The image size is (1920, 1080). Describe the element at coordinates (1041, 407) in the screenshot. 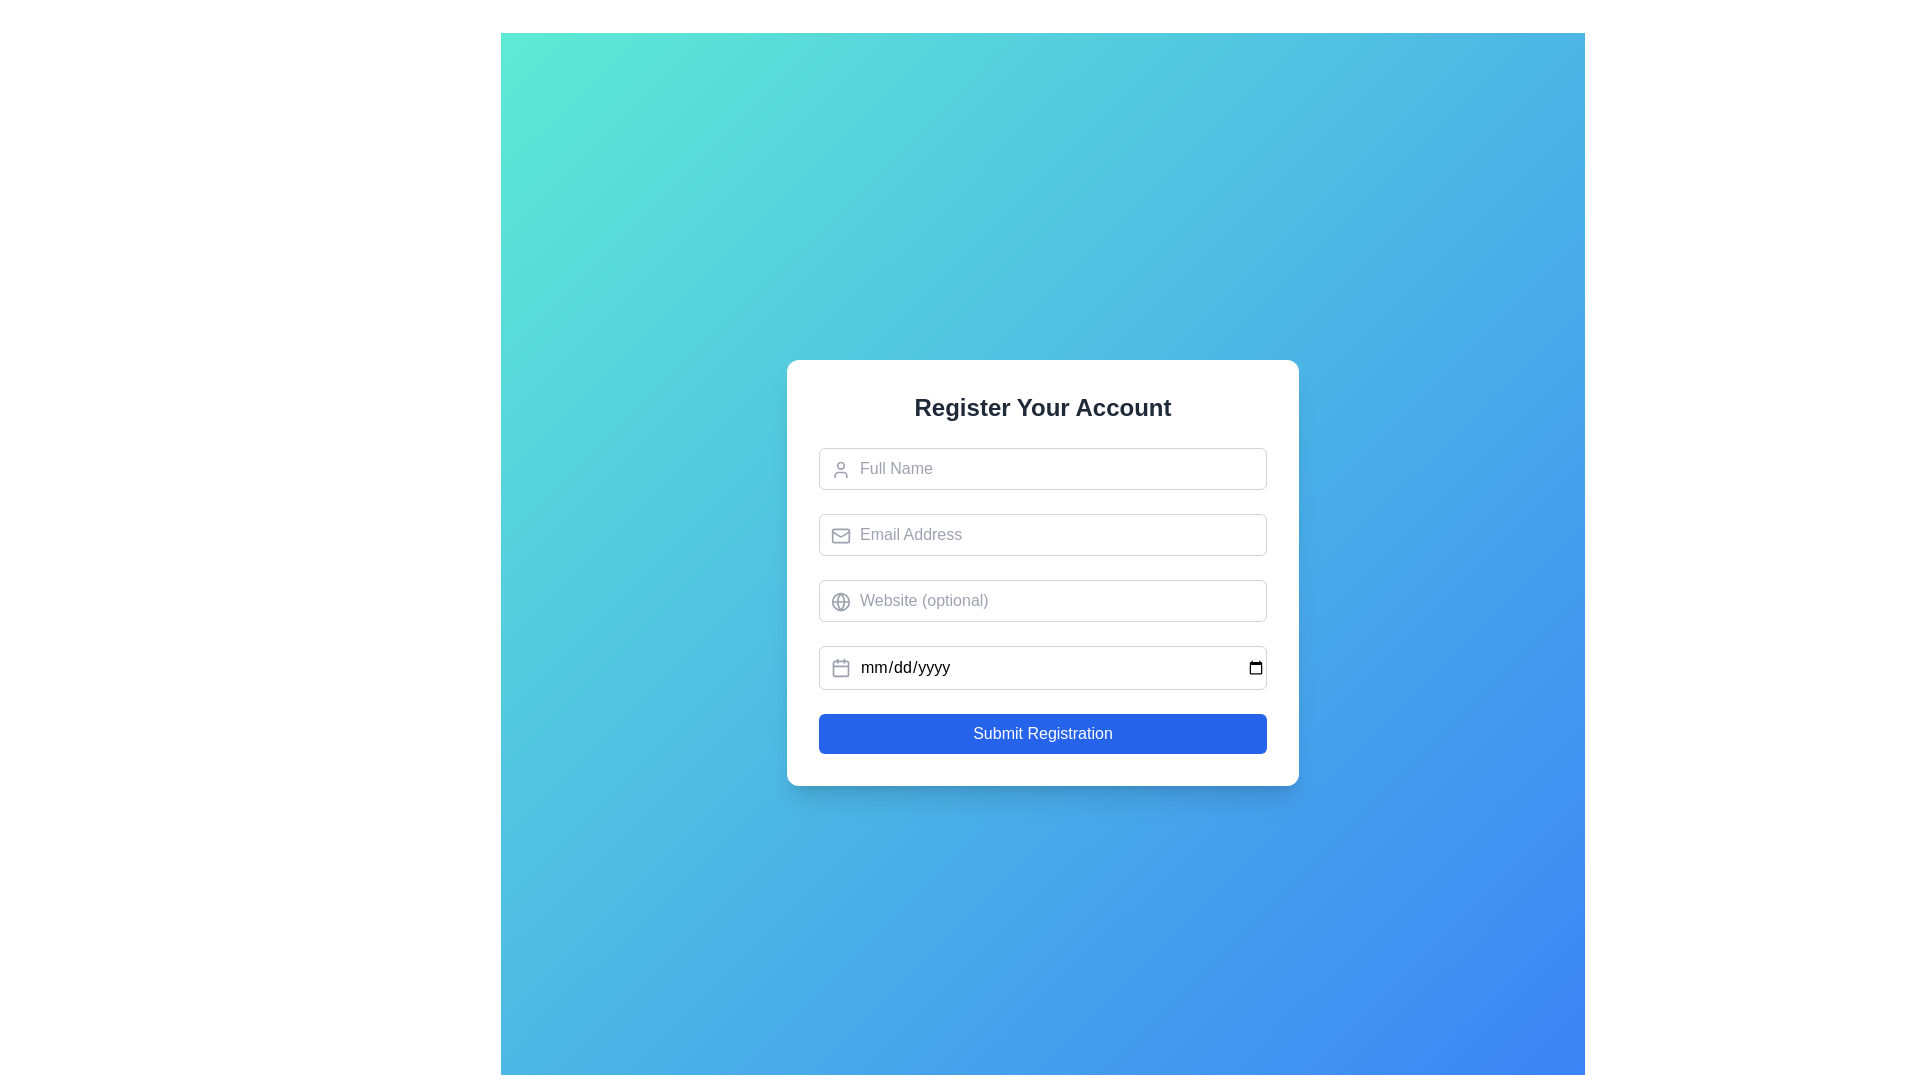

I see `the prominent, large-sized text element labeled 'Register Your Account' to trigger potential visual feedback` at that location.